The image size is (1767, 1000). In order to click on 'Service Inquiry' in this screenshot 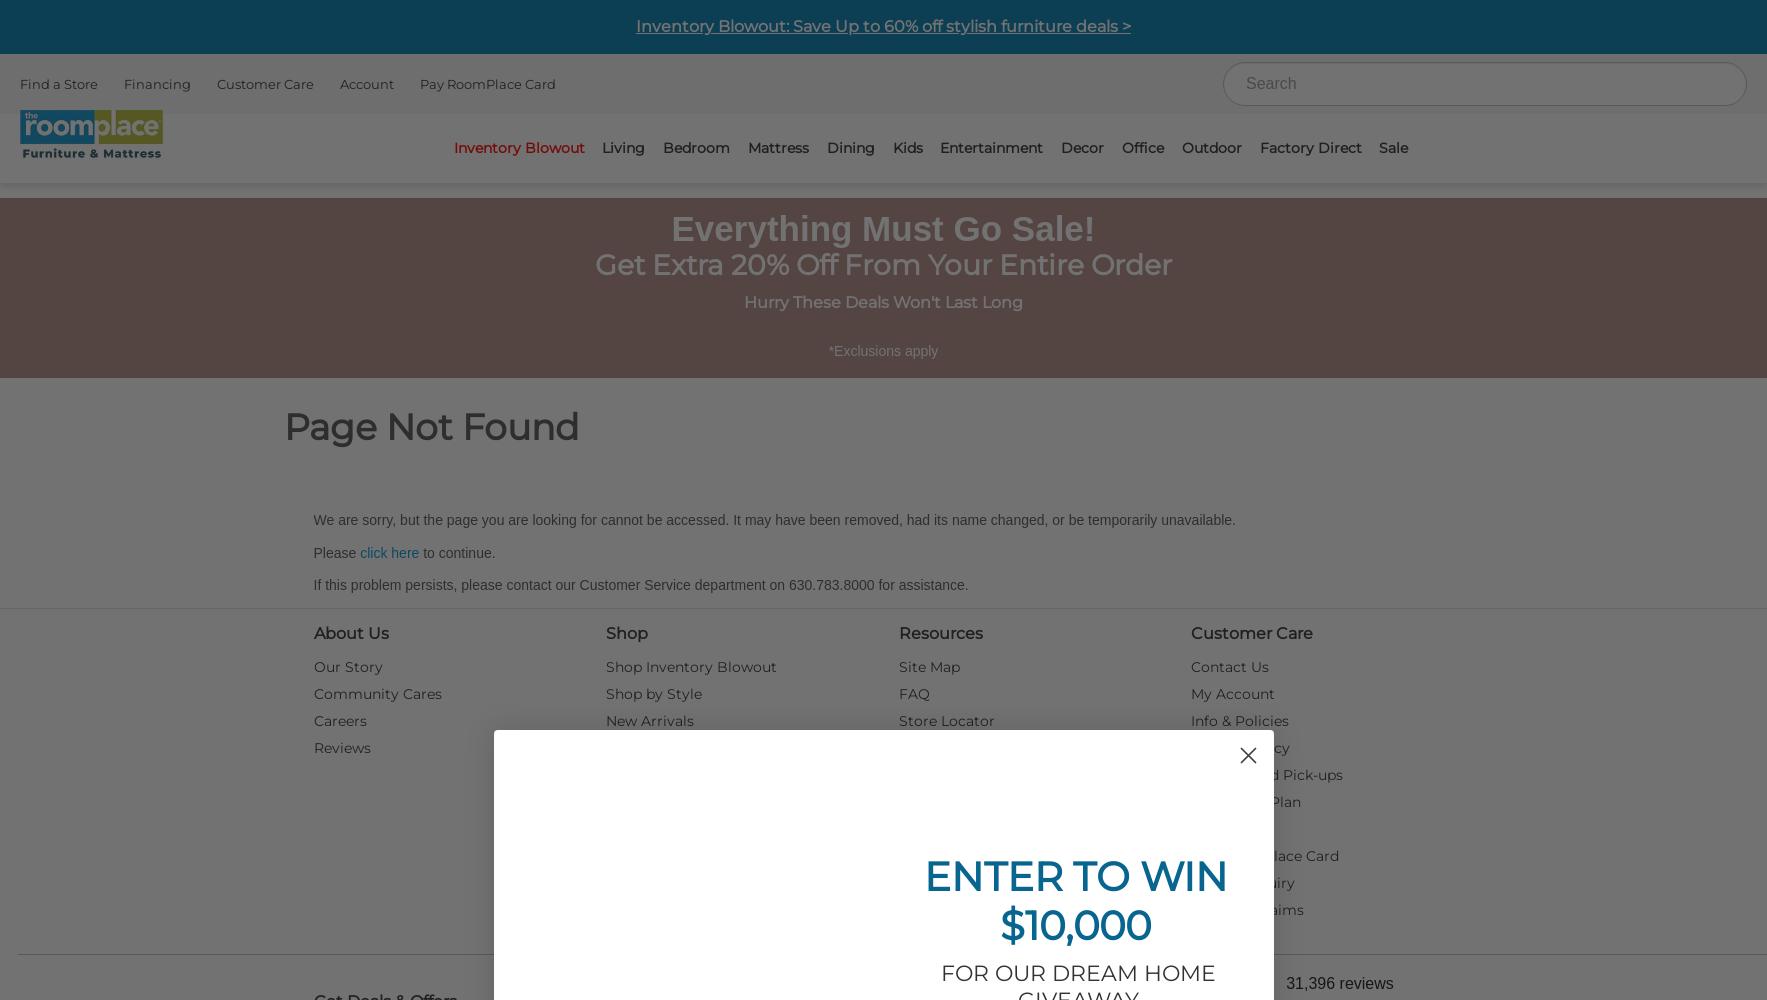, I will do `click(1242, 883)`.